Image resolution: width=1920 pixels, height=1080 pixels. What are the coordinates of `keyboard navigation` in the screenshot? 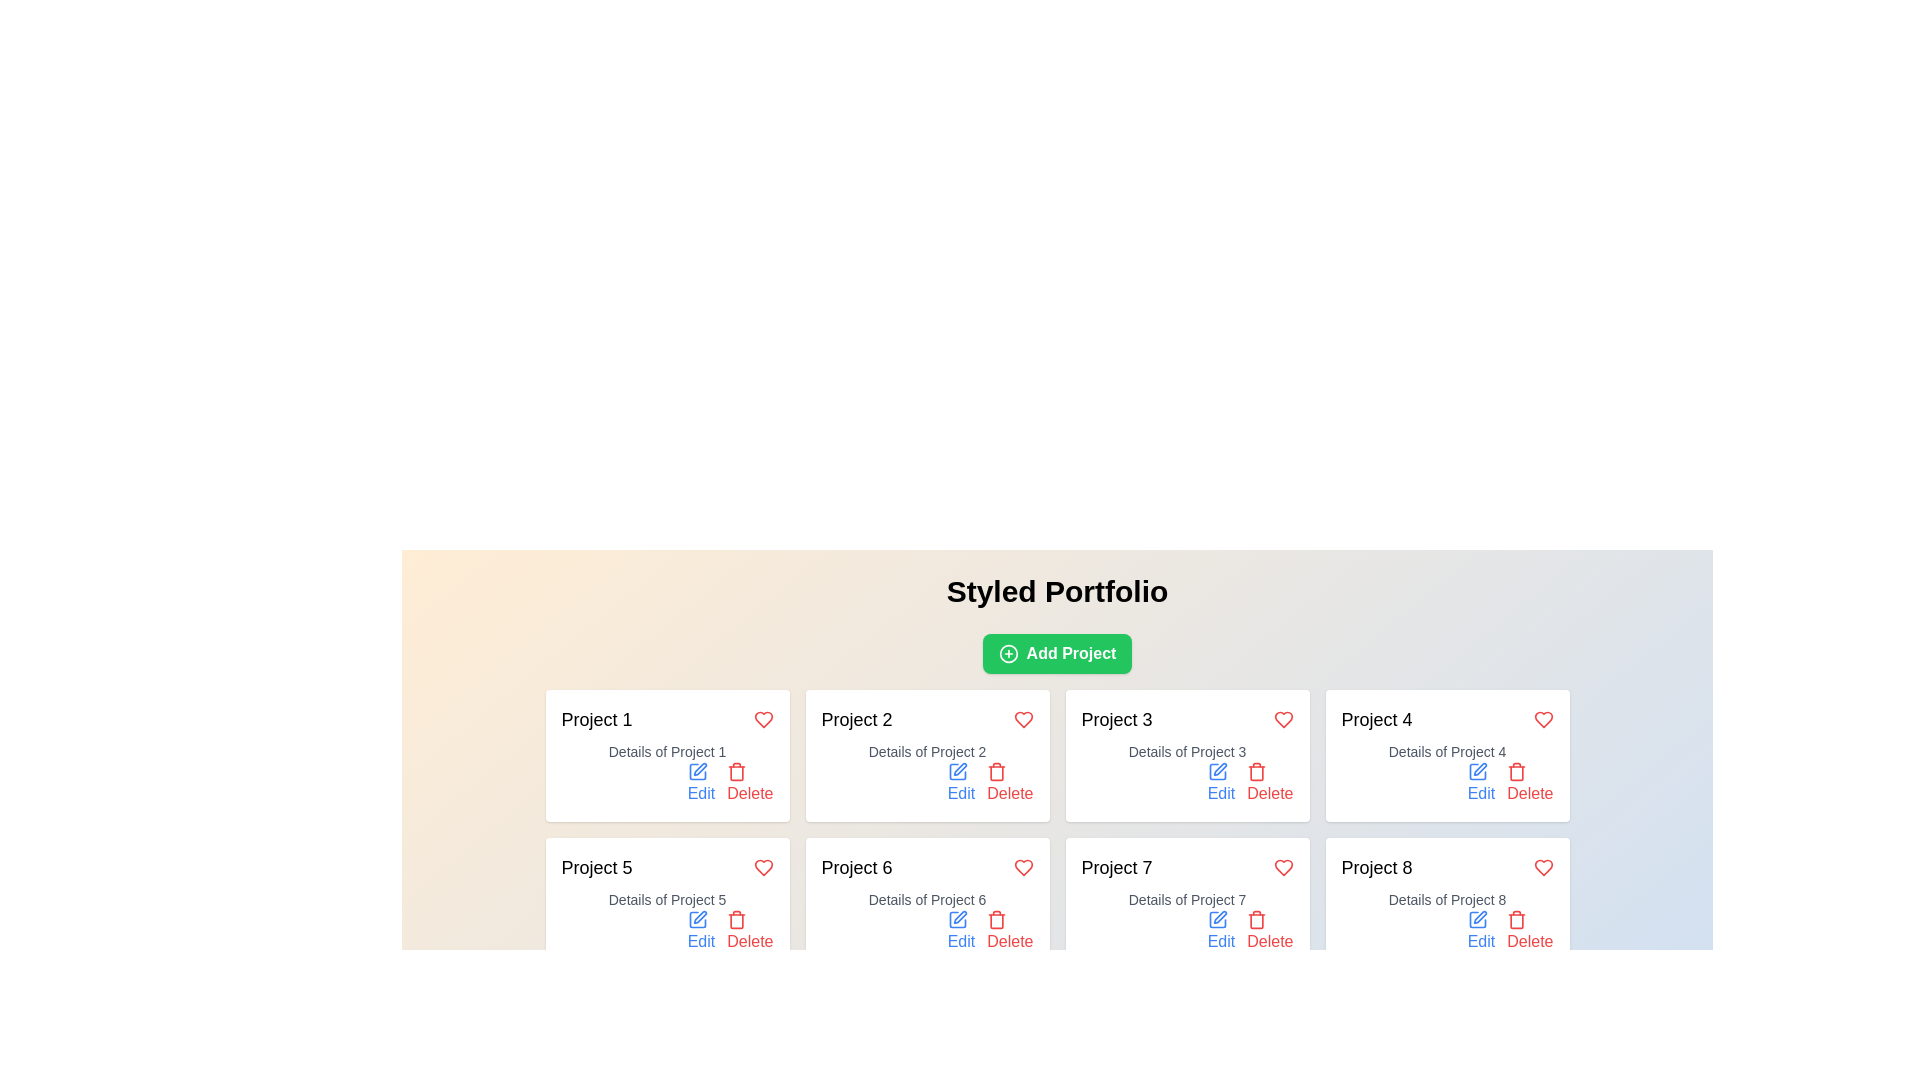 It's located at (1269, 782).